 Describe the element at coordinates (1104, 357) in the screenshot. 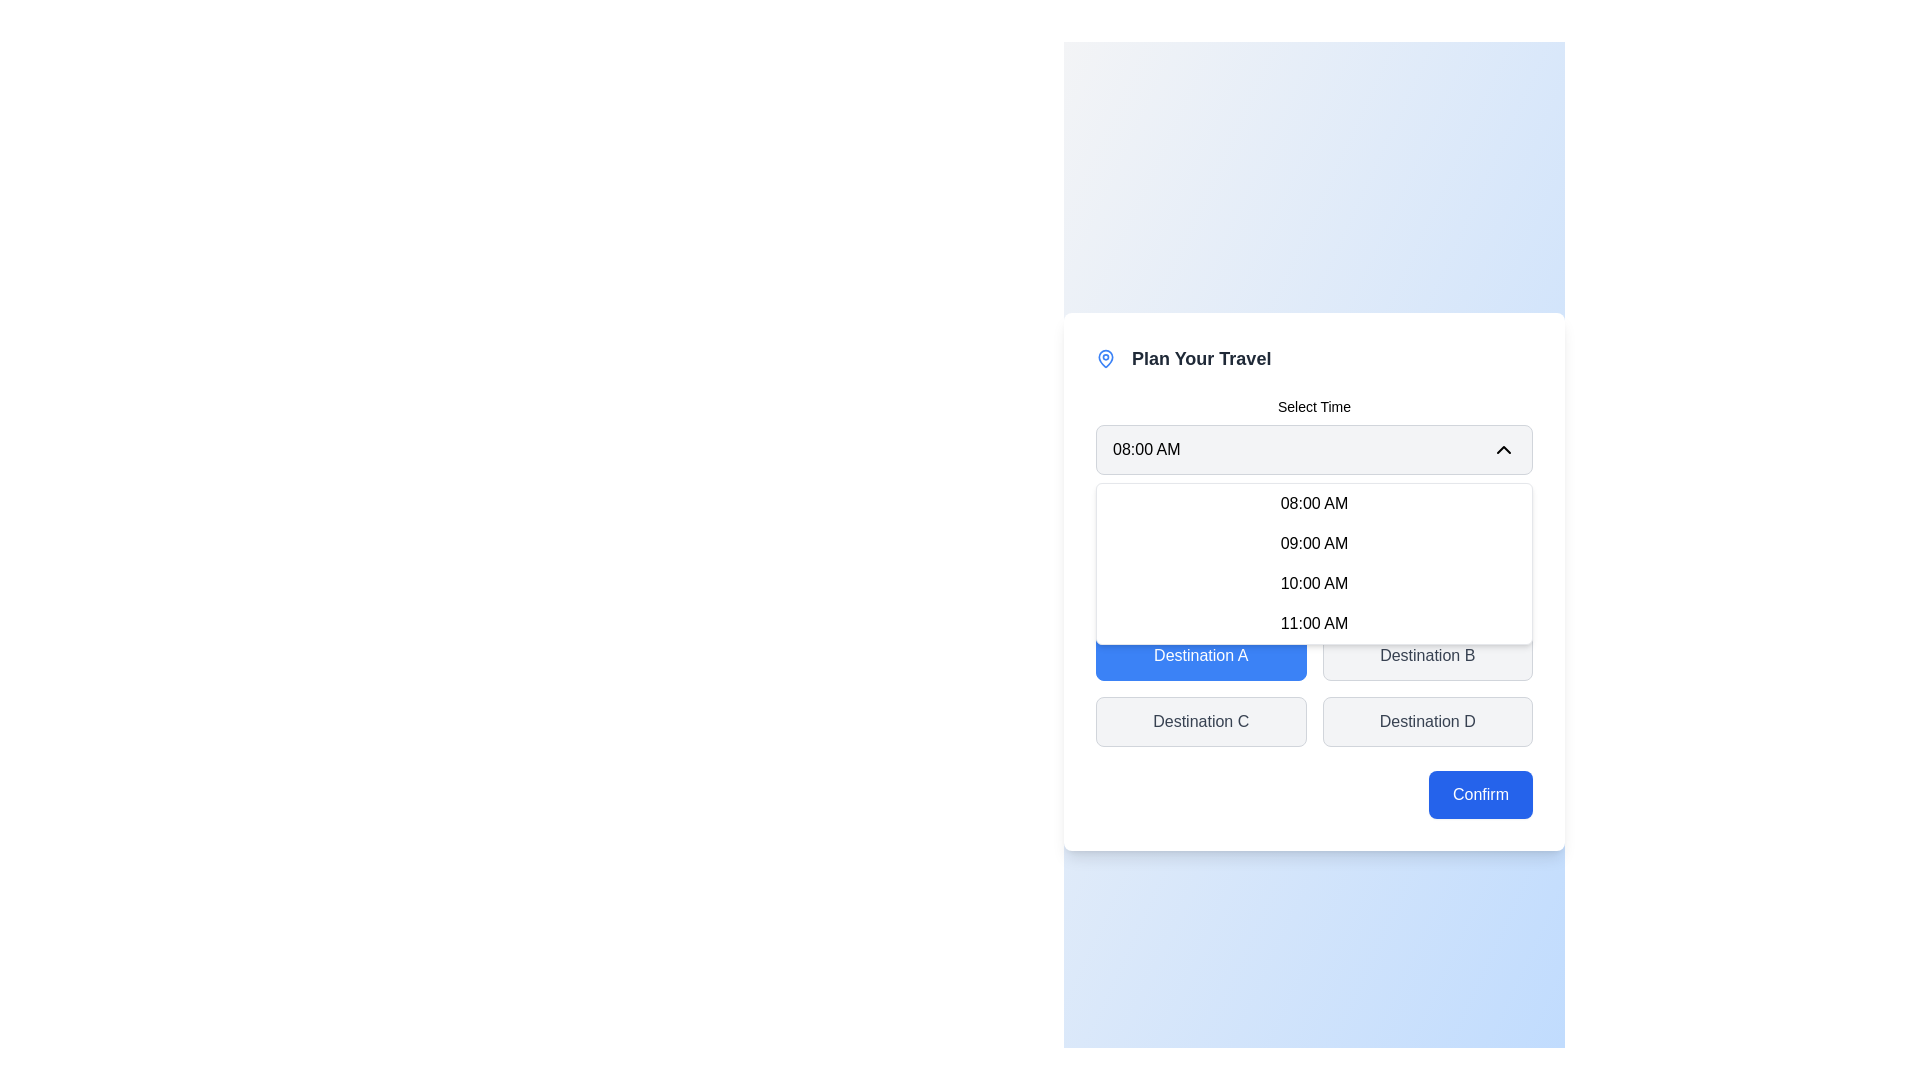

I see `the location pin marker icon, which is positioned to the left of the 'Plan Your Travel' heading` at that location.